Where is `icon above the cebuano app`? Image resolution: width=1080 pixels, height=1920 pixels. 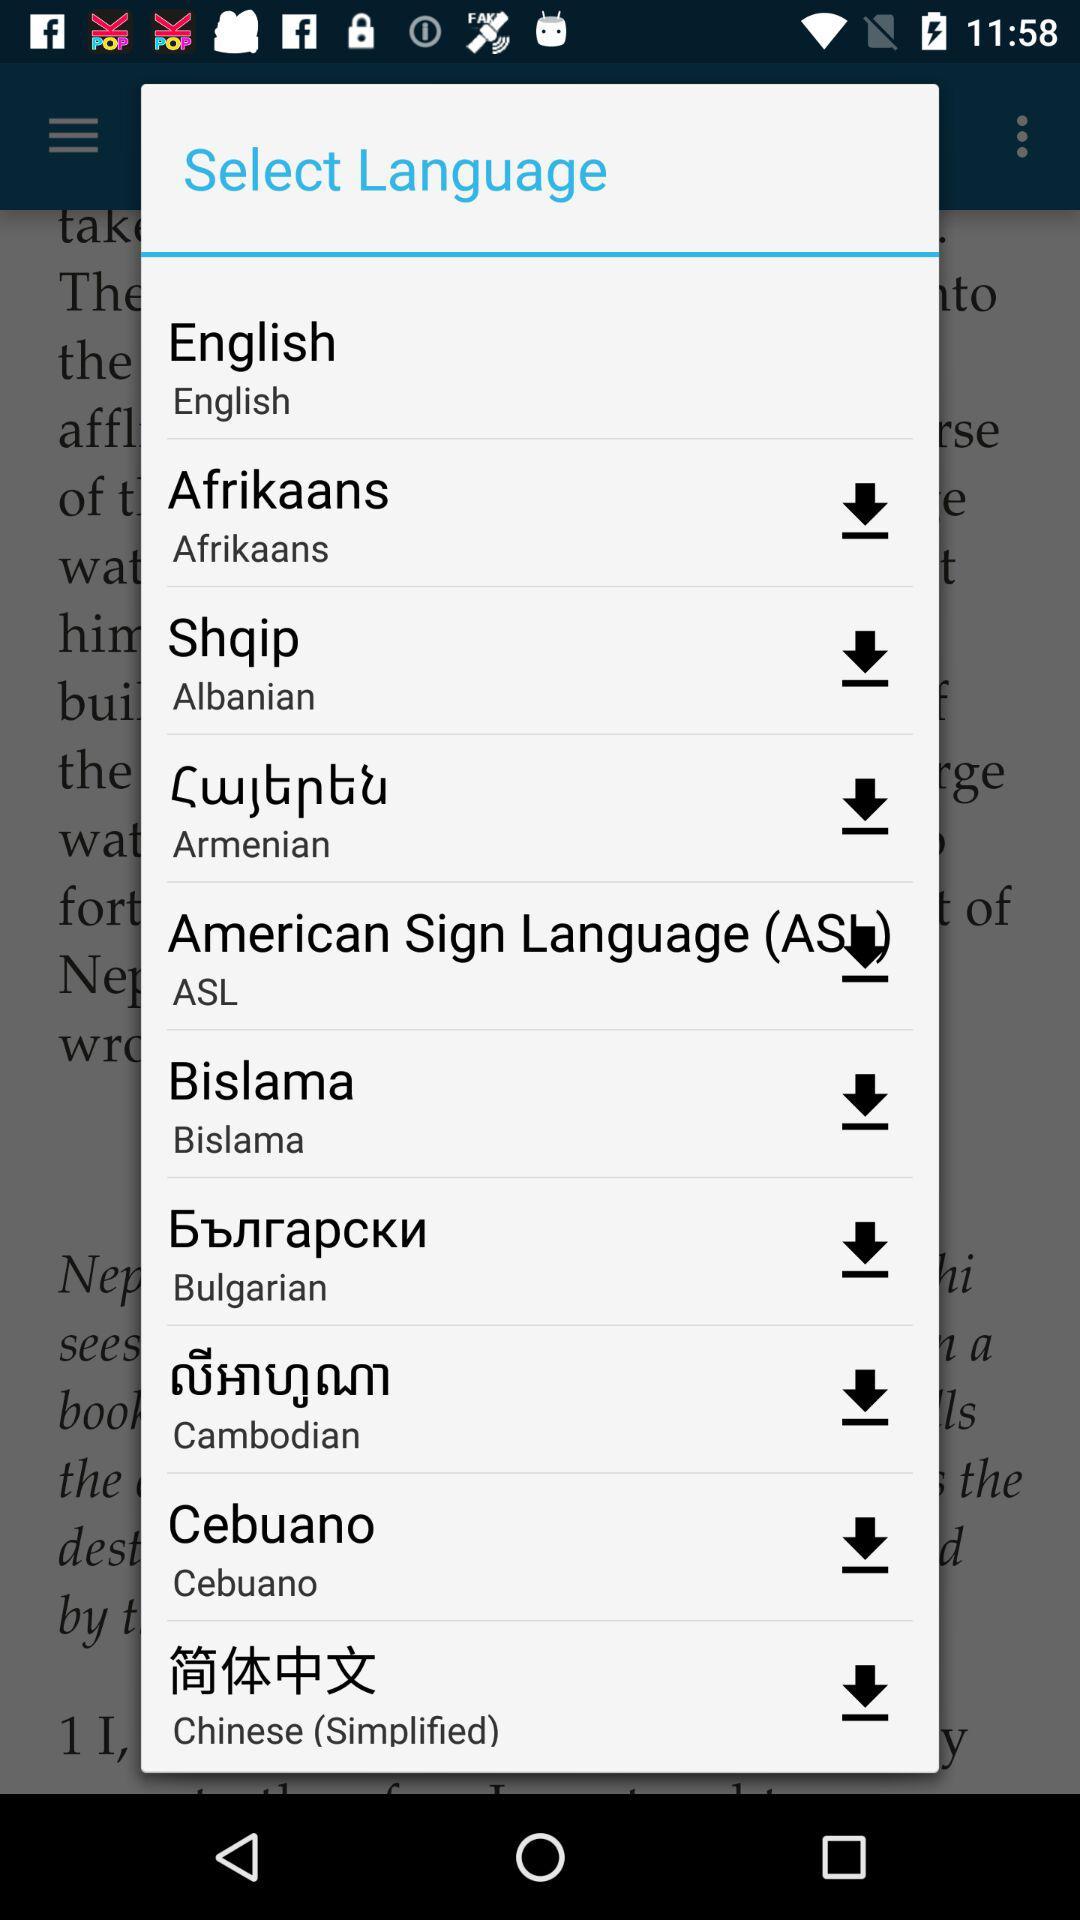
icon above the cebuano app is located at coordinates (540, 1440).